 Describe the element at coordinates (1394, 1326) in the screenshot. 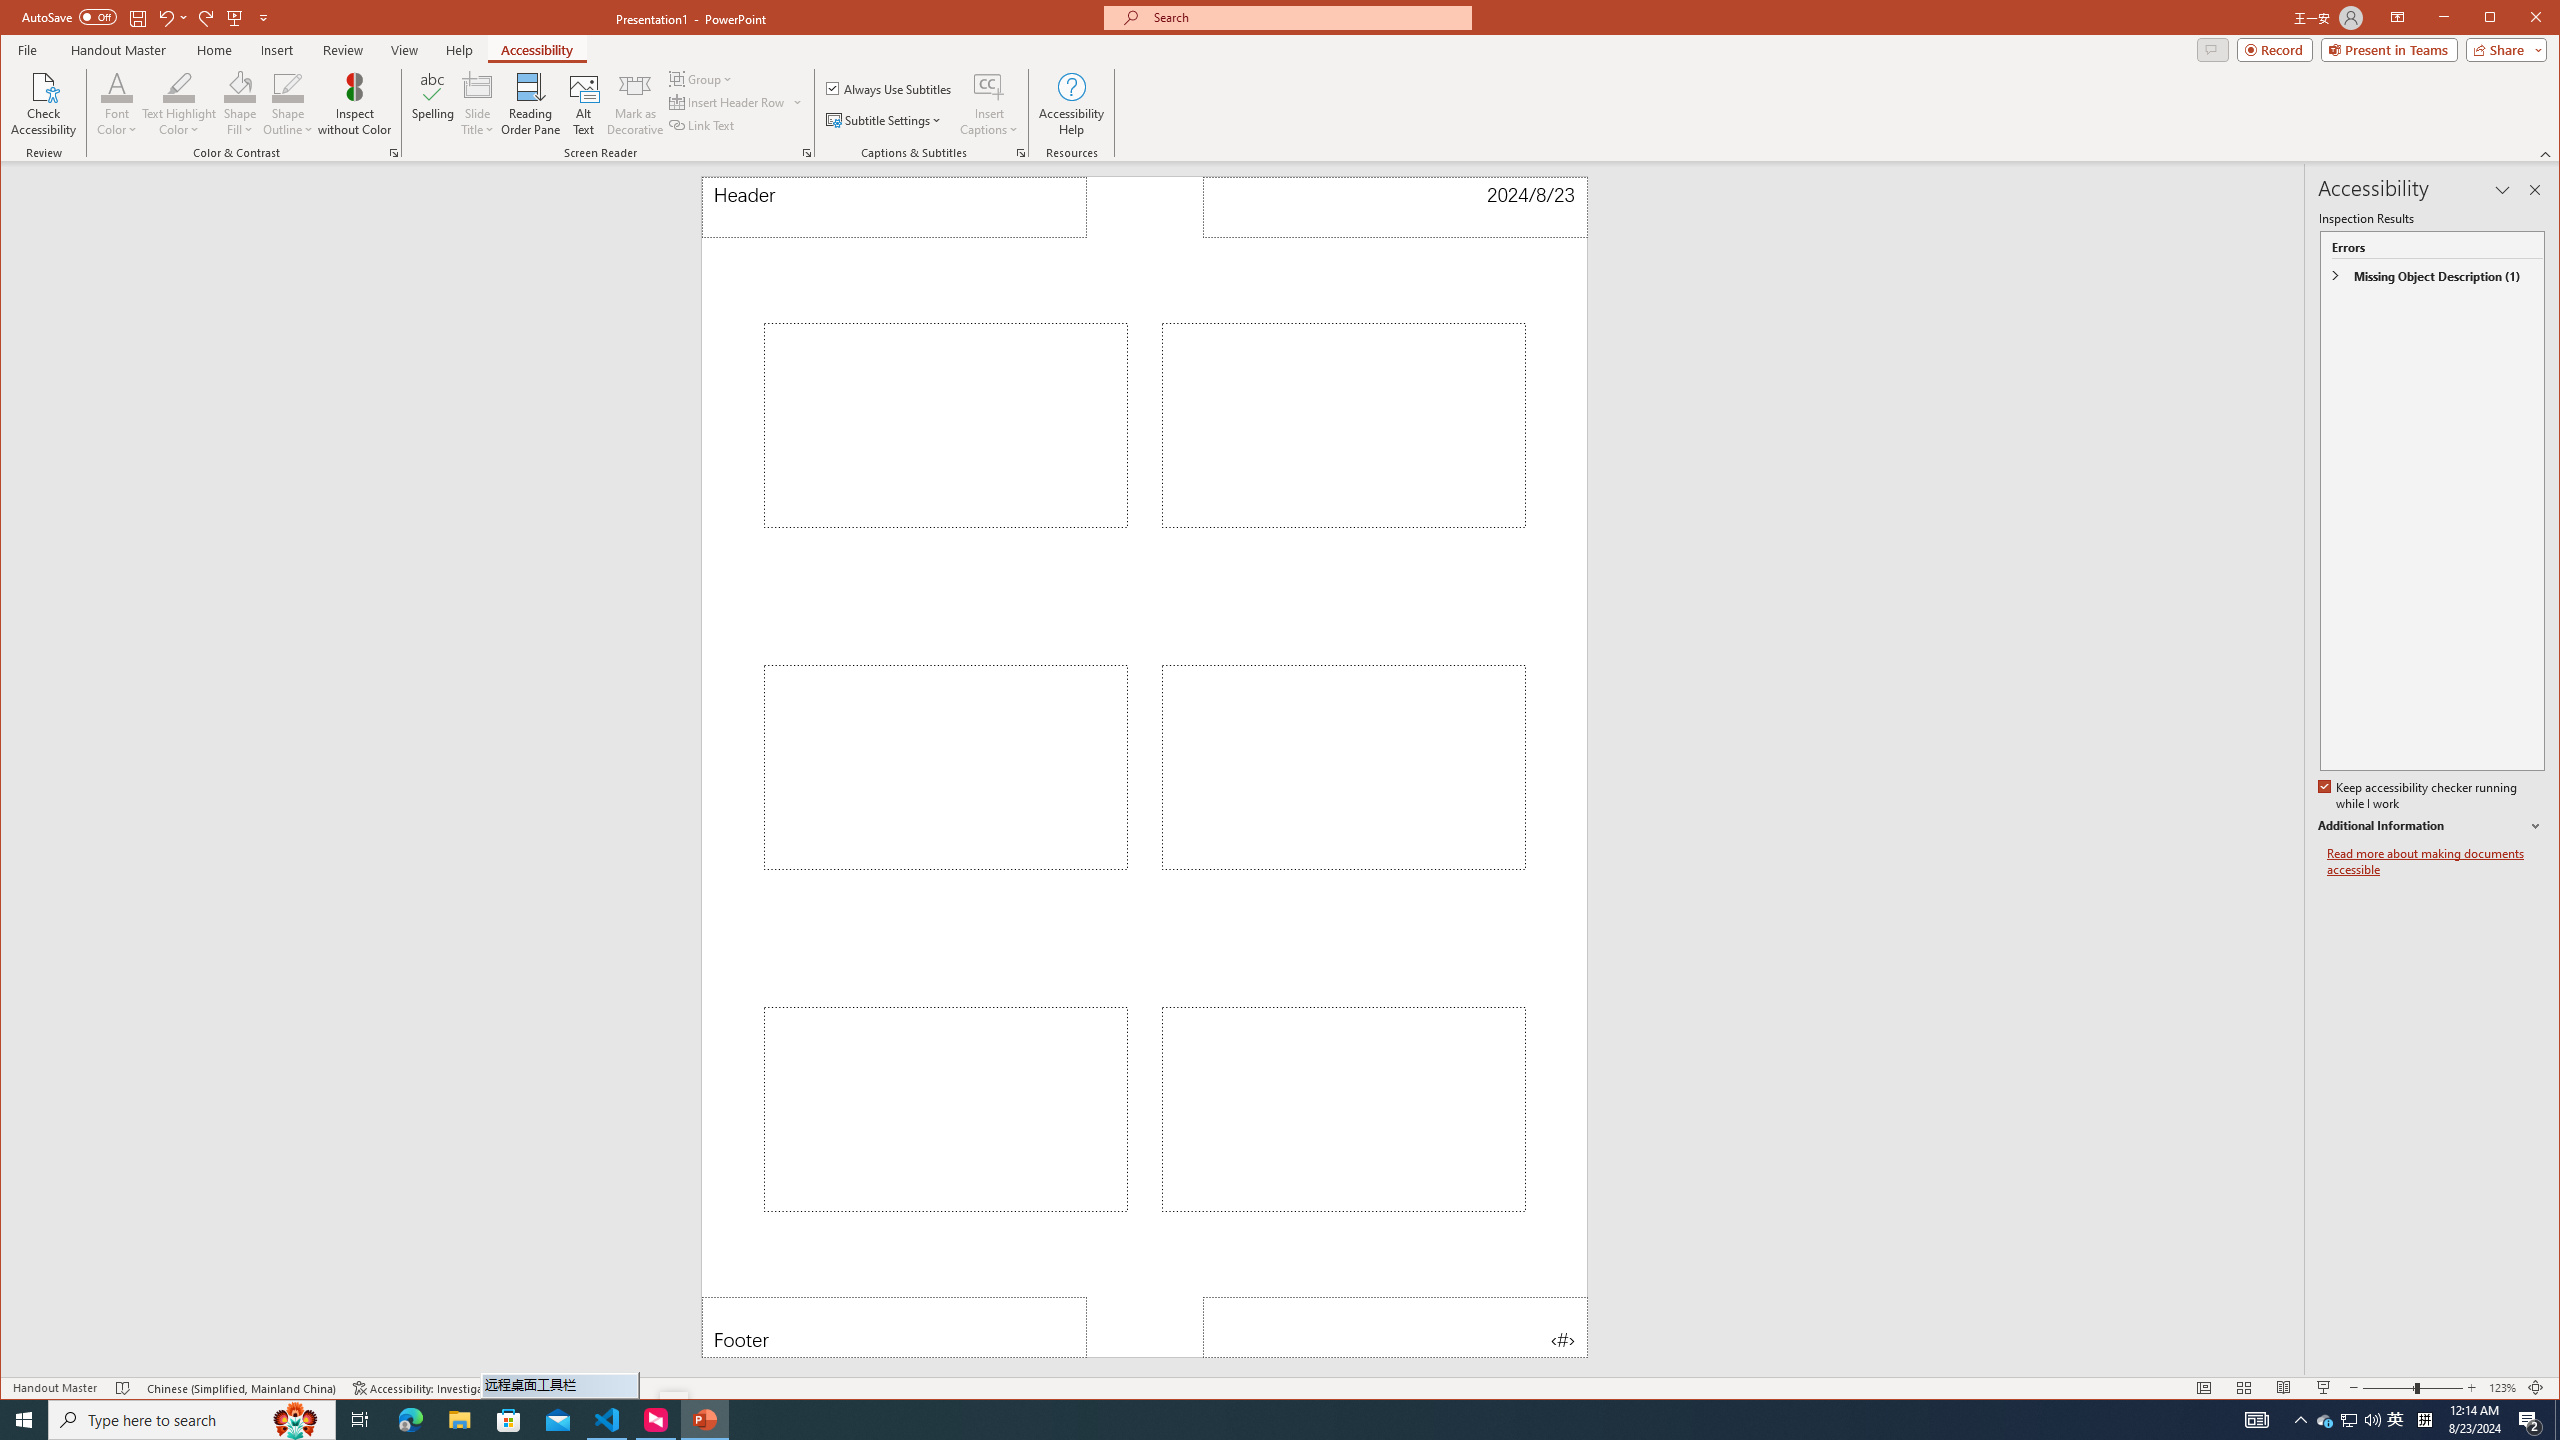

I see `'Page Number'` at that location.